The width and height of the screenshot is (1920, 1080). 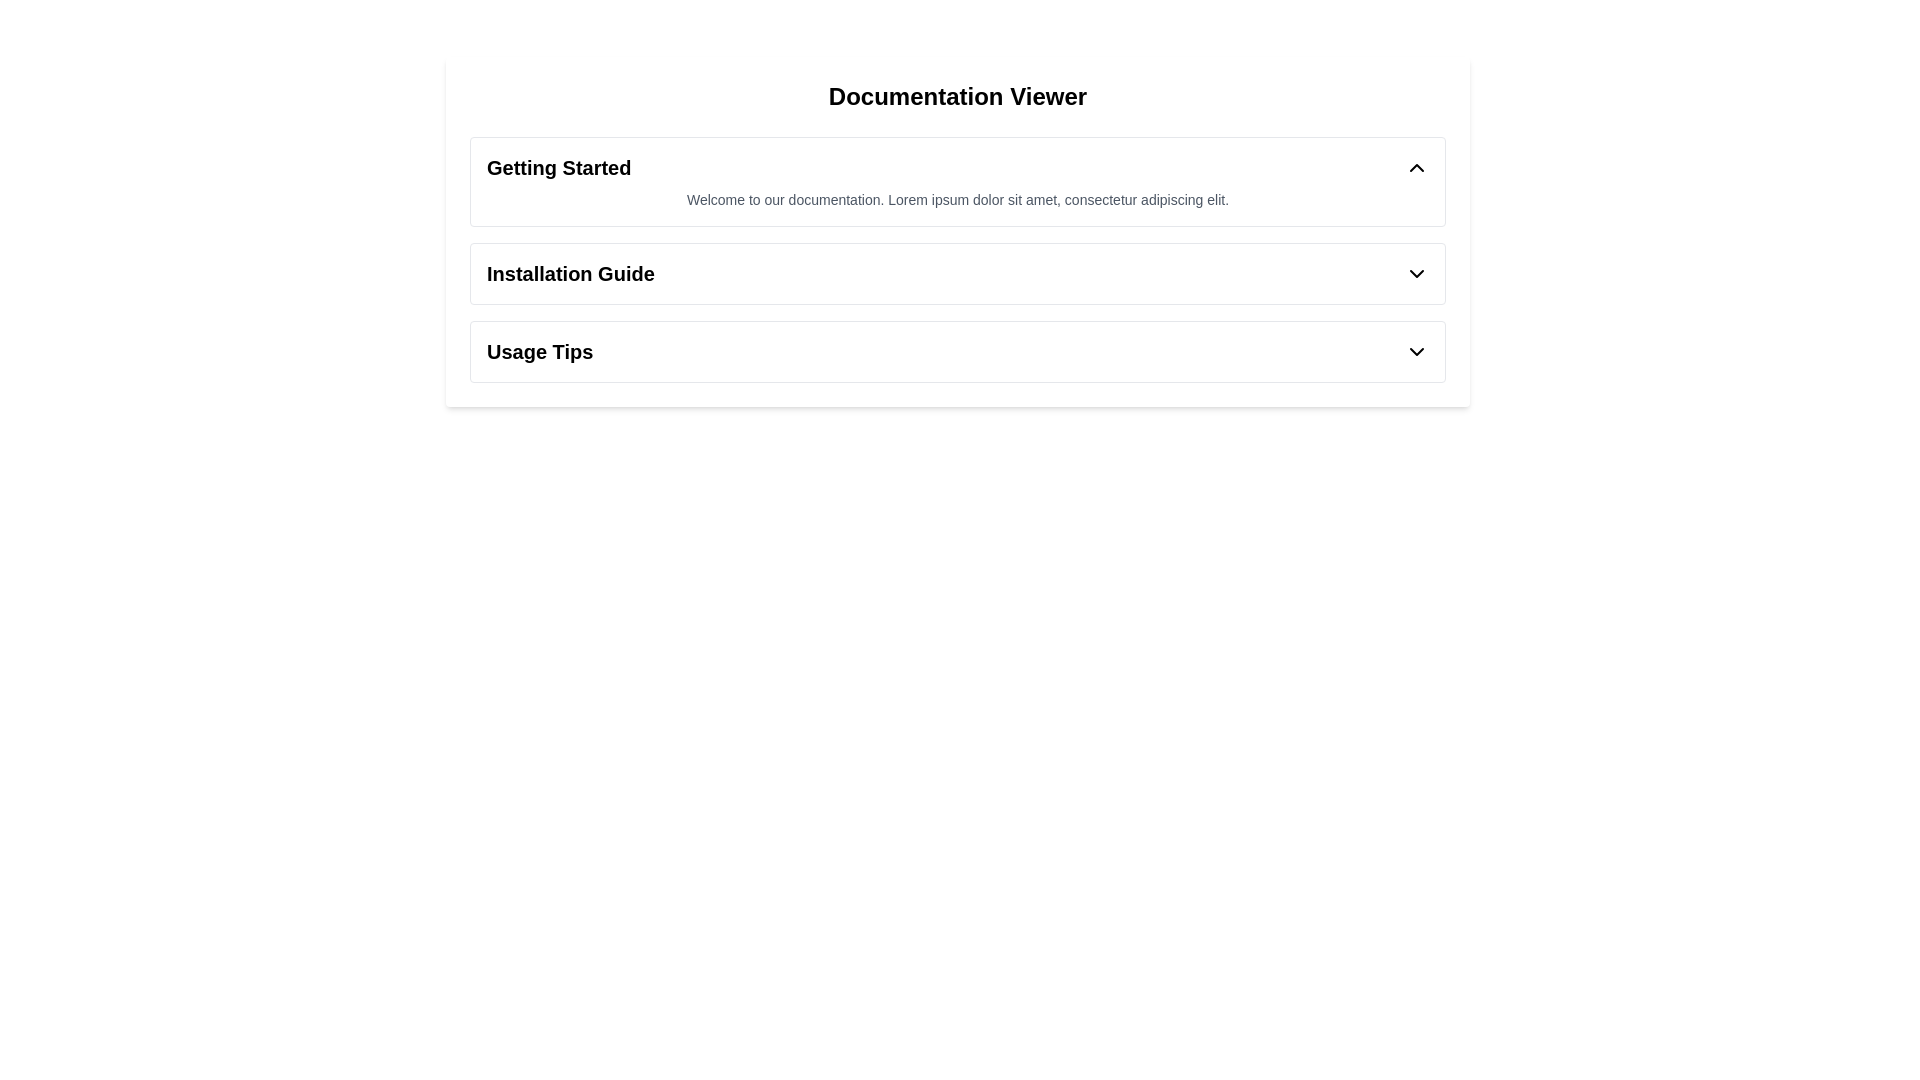 I want to click on the text block located under the heading 'Getting Started', which is formatted in small-sized gray font and serves as a concise description on the second line, so click(x=957, y=200).